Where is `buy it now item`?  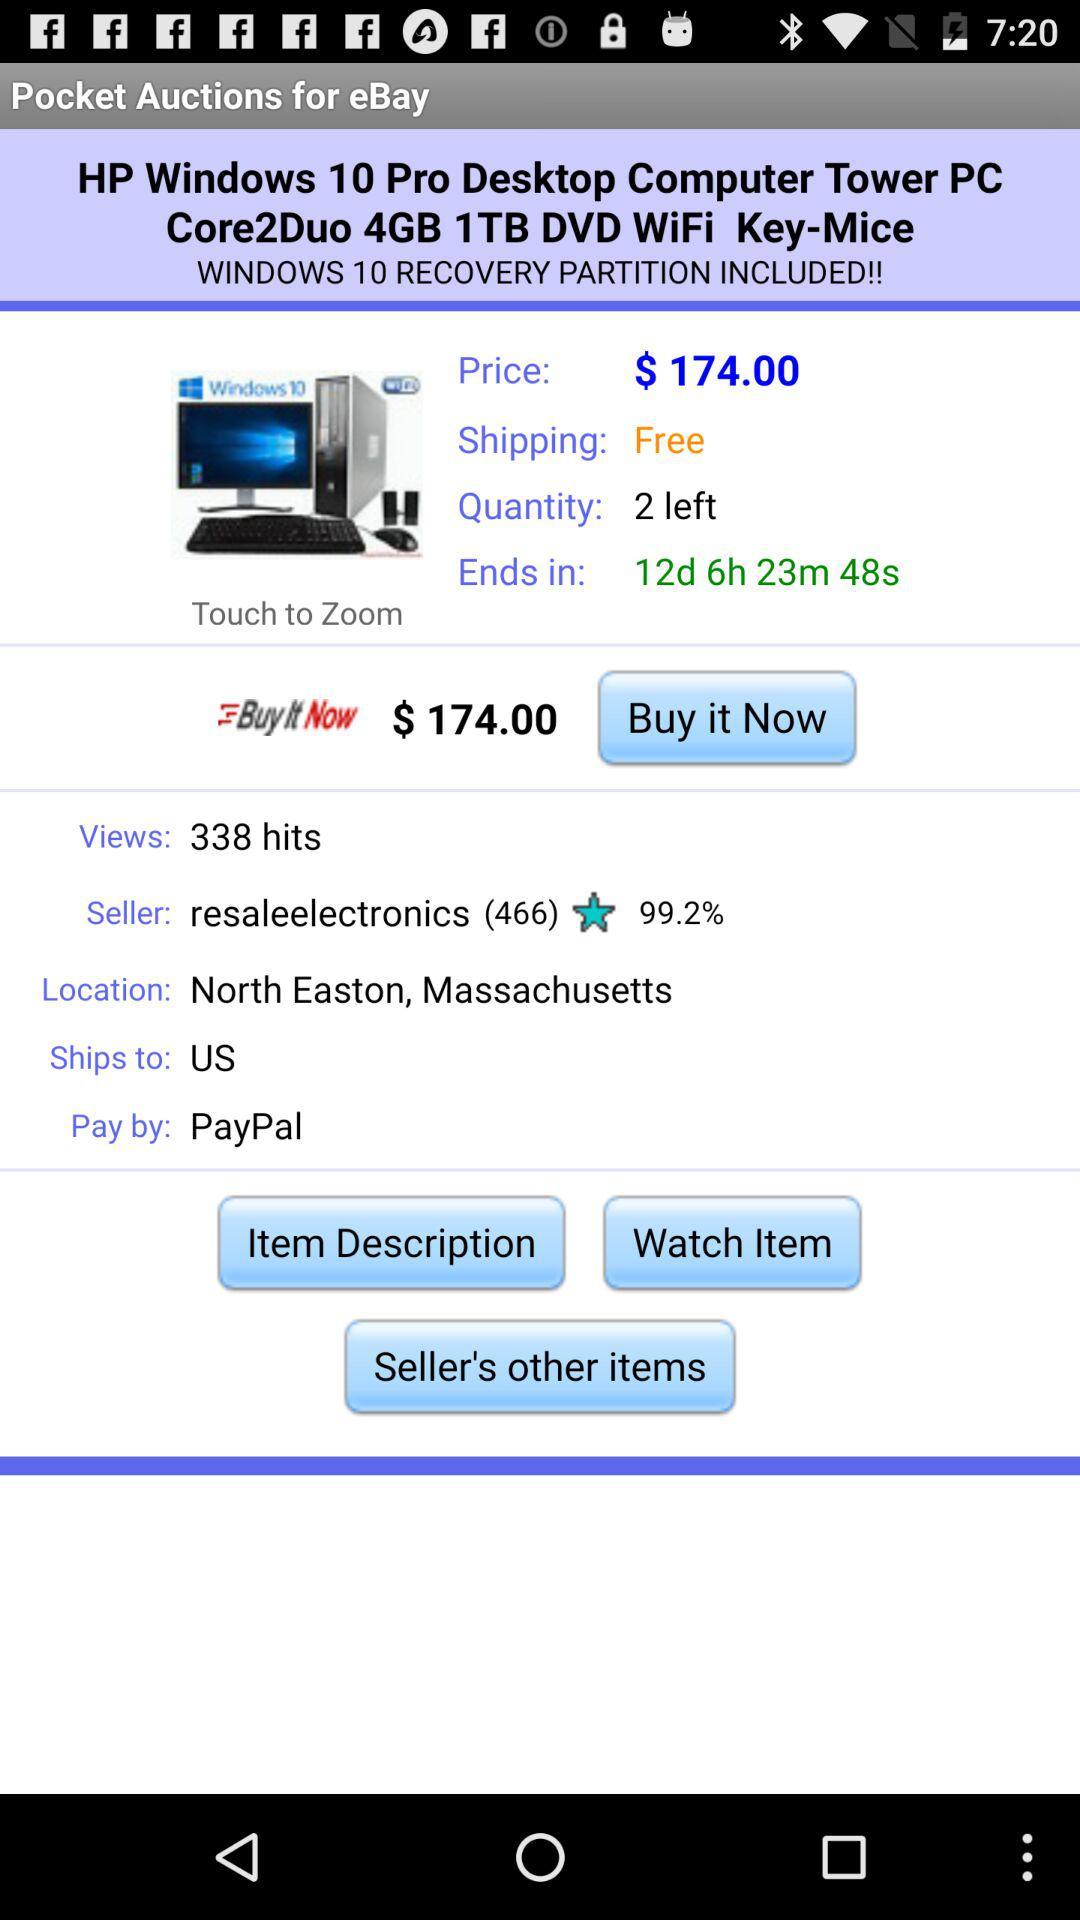
buy it now item is located at coordinates (727, 717).